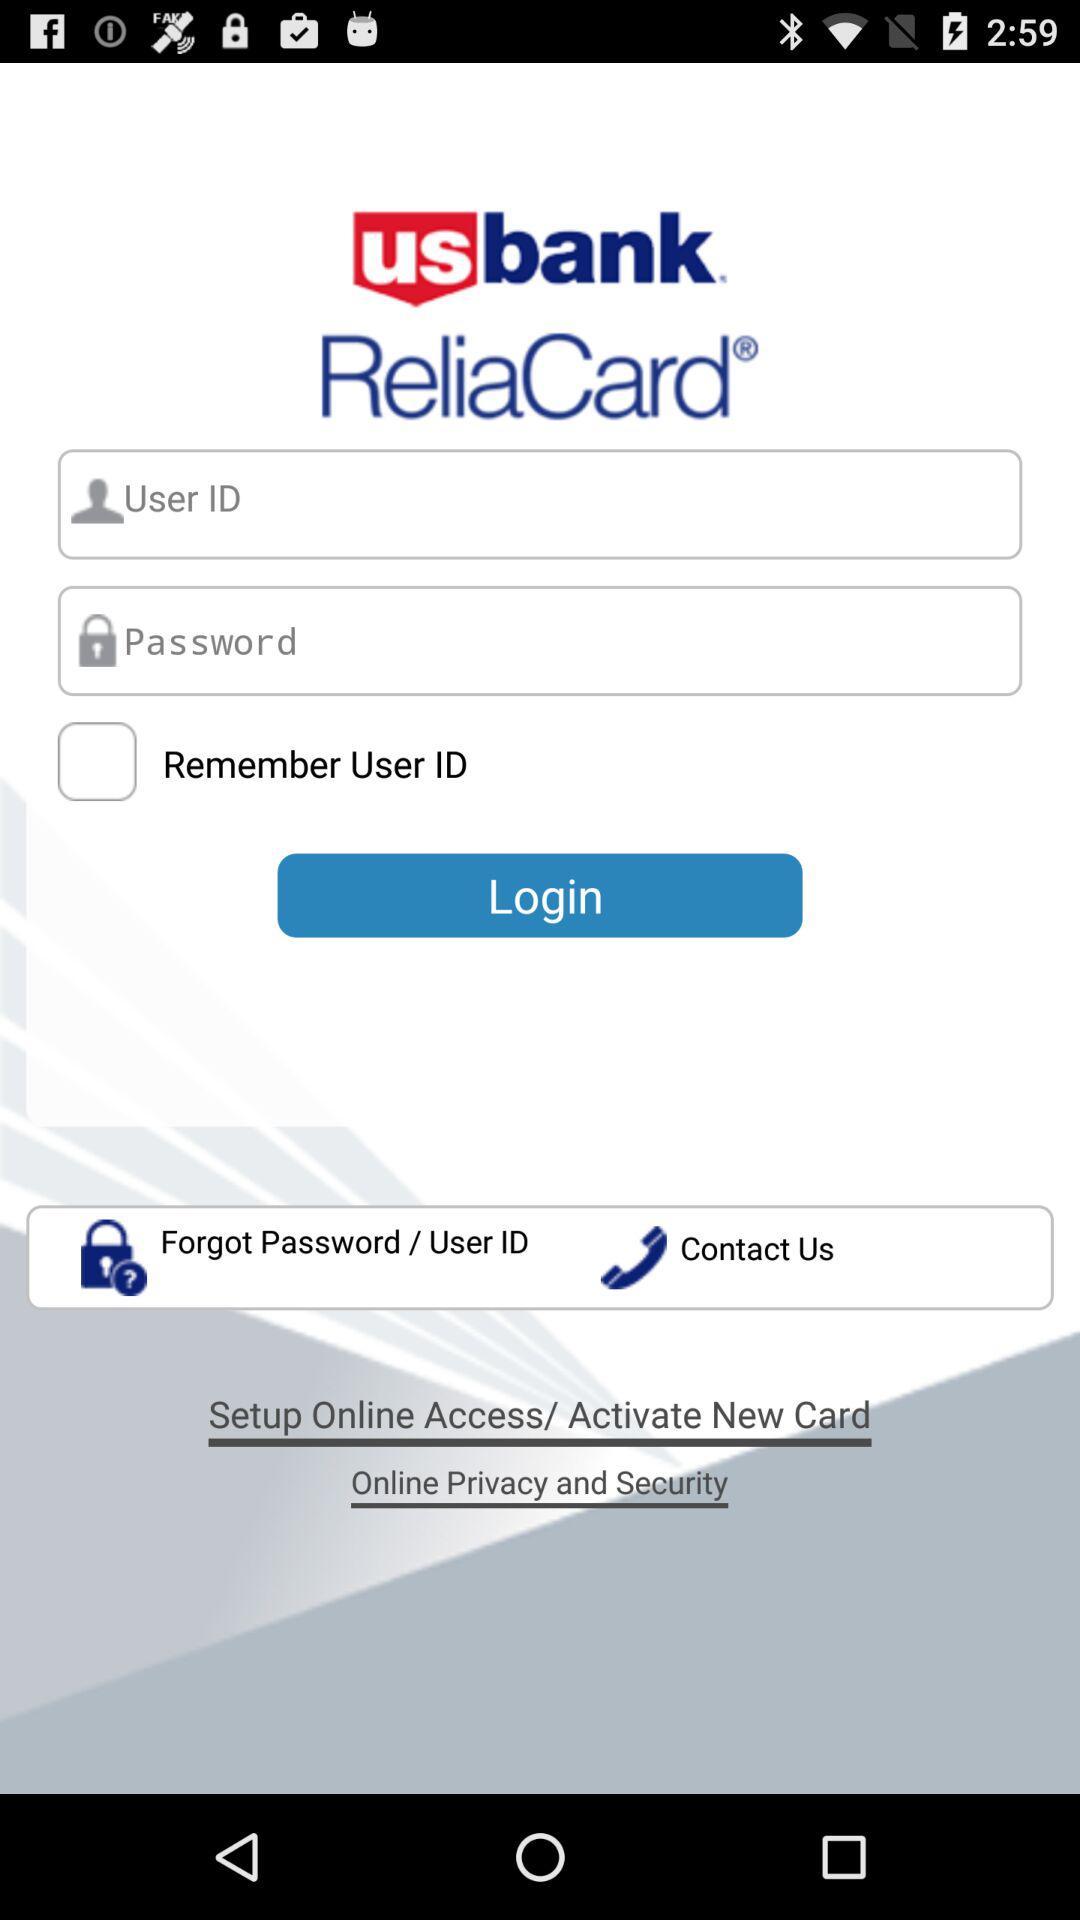  I want to click on the item above forgot password user icon, so click(97, 760).